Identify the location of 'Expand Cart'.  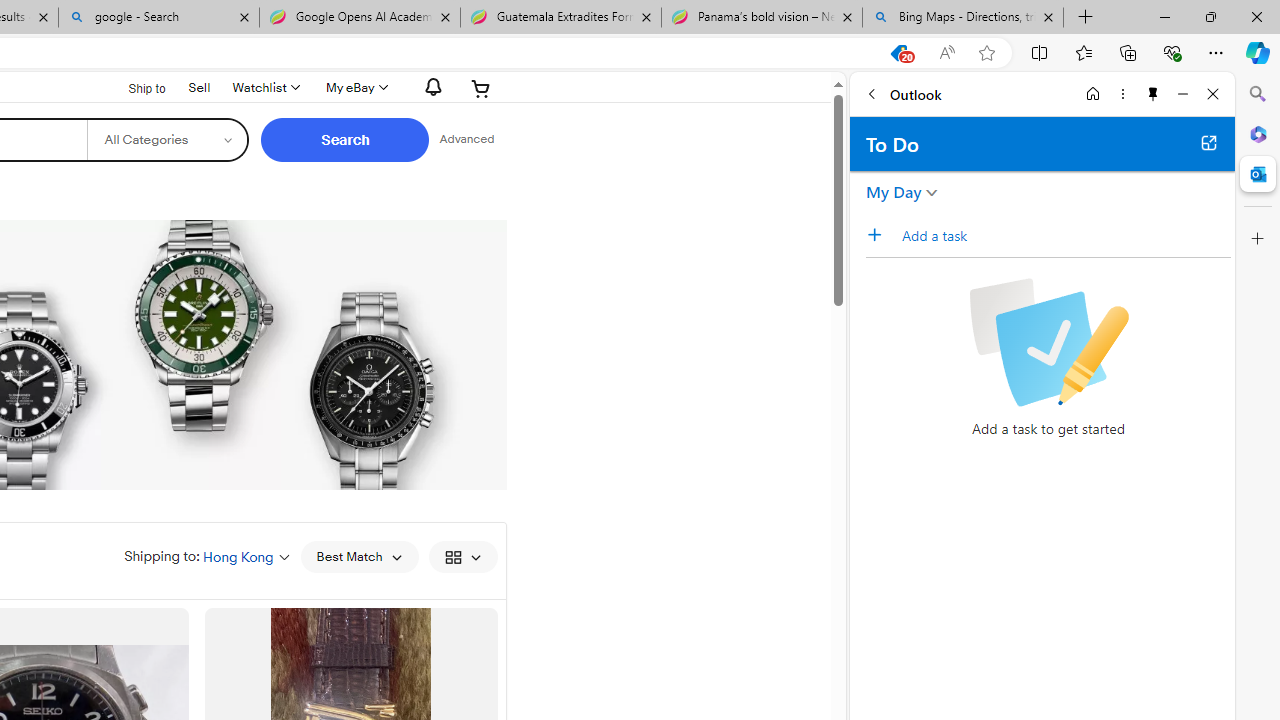
(481, 87).